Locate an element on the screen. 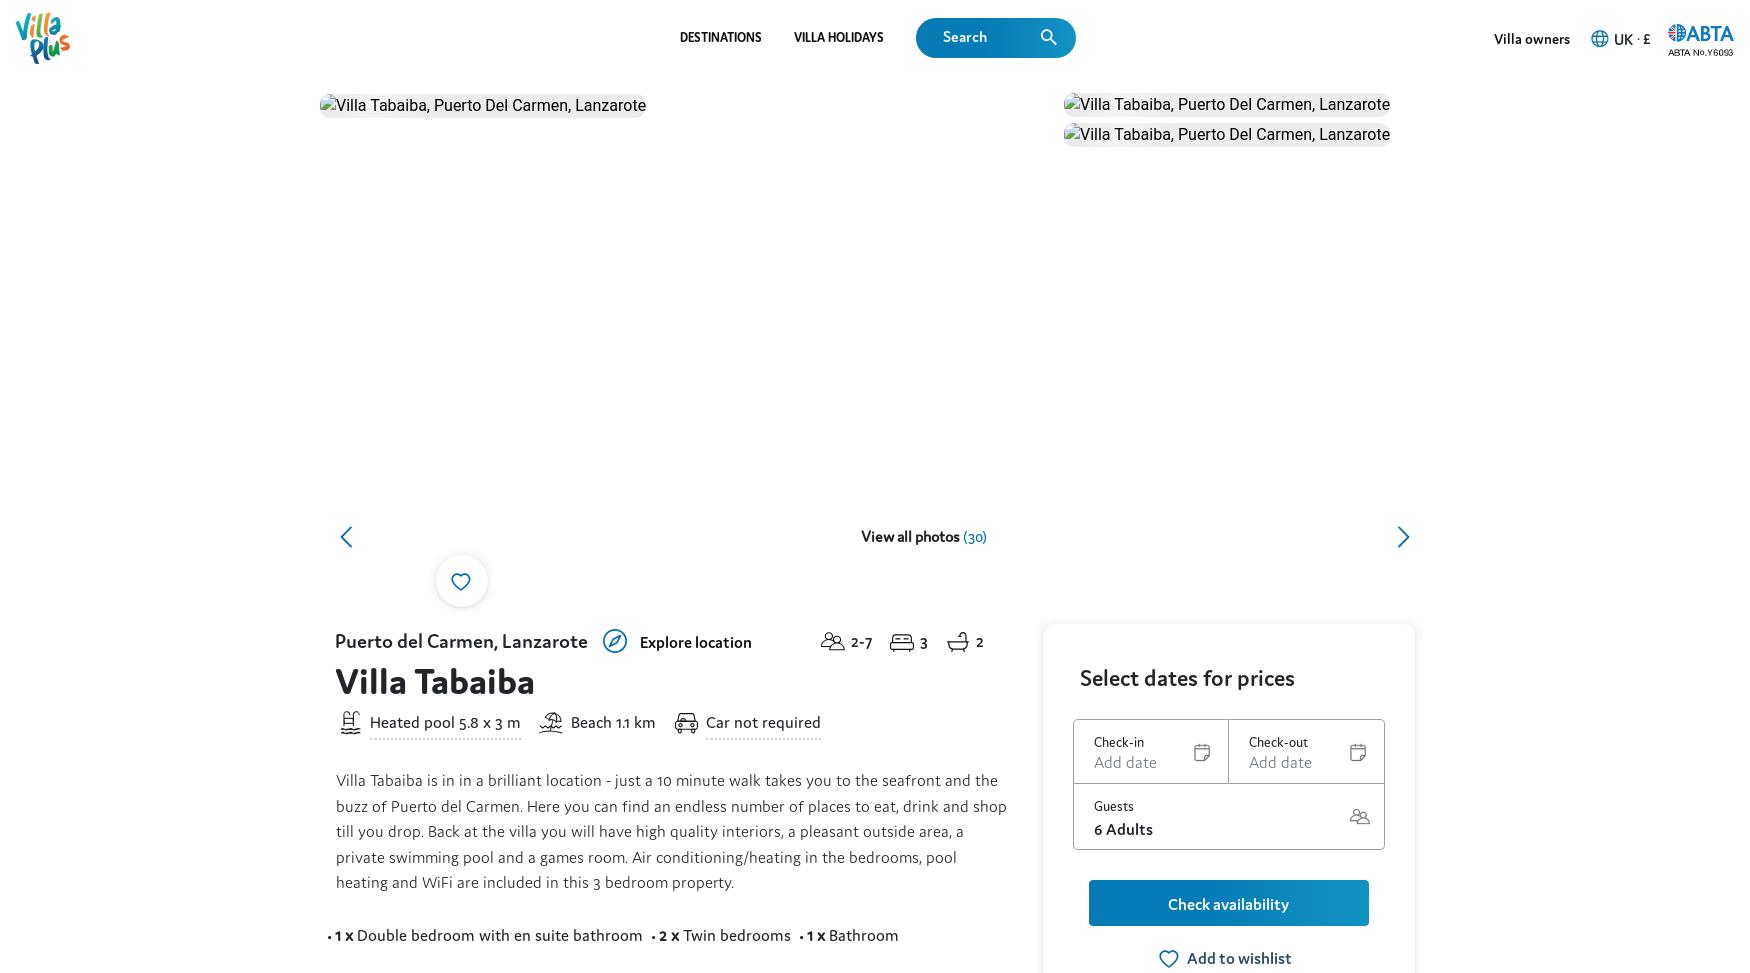 This screenshot has height=973, width=1750. 'Double bedroom with en suite bathroom' is located at coordinates (499, 62).